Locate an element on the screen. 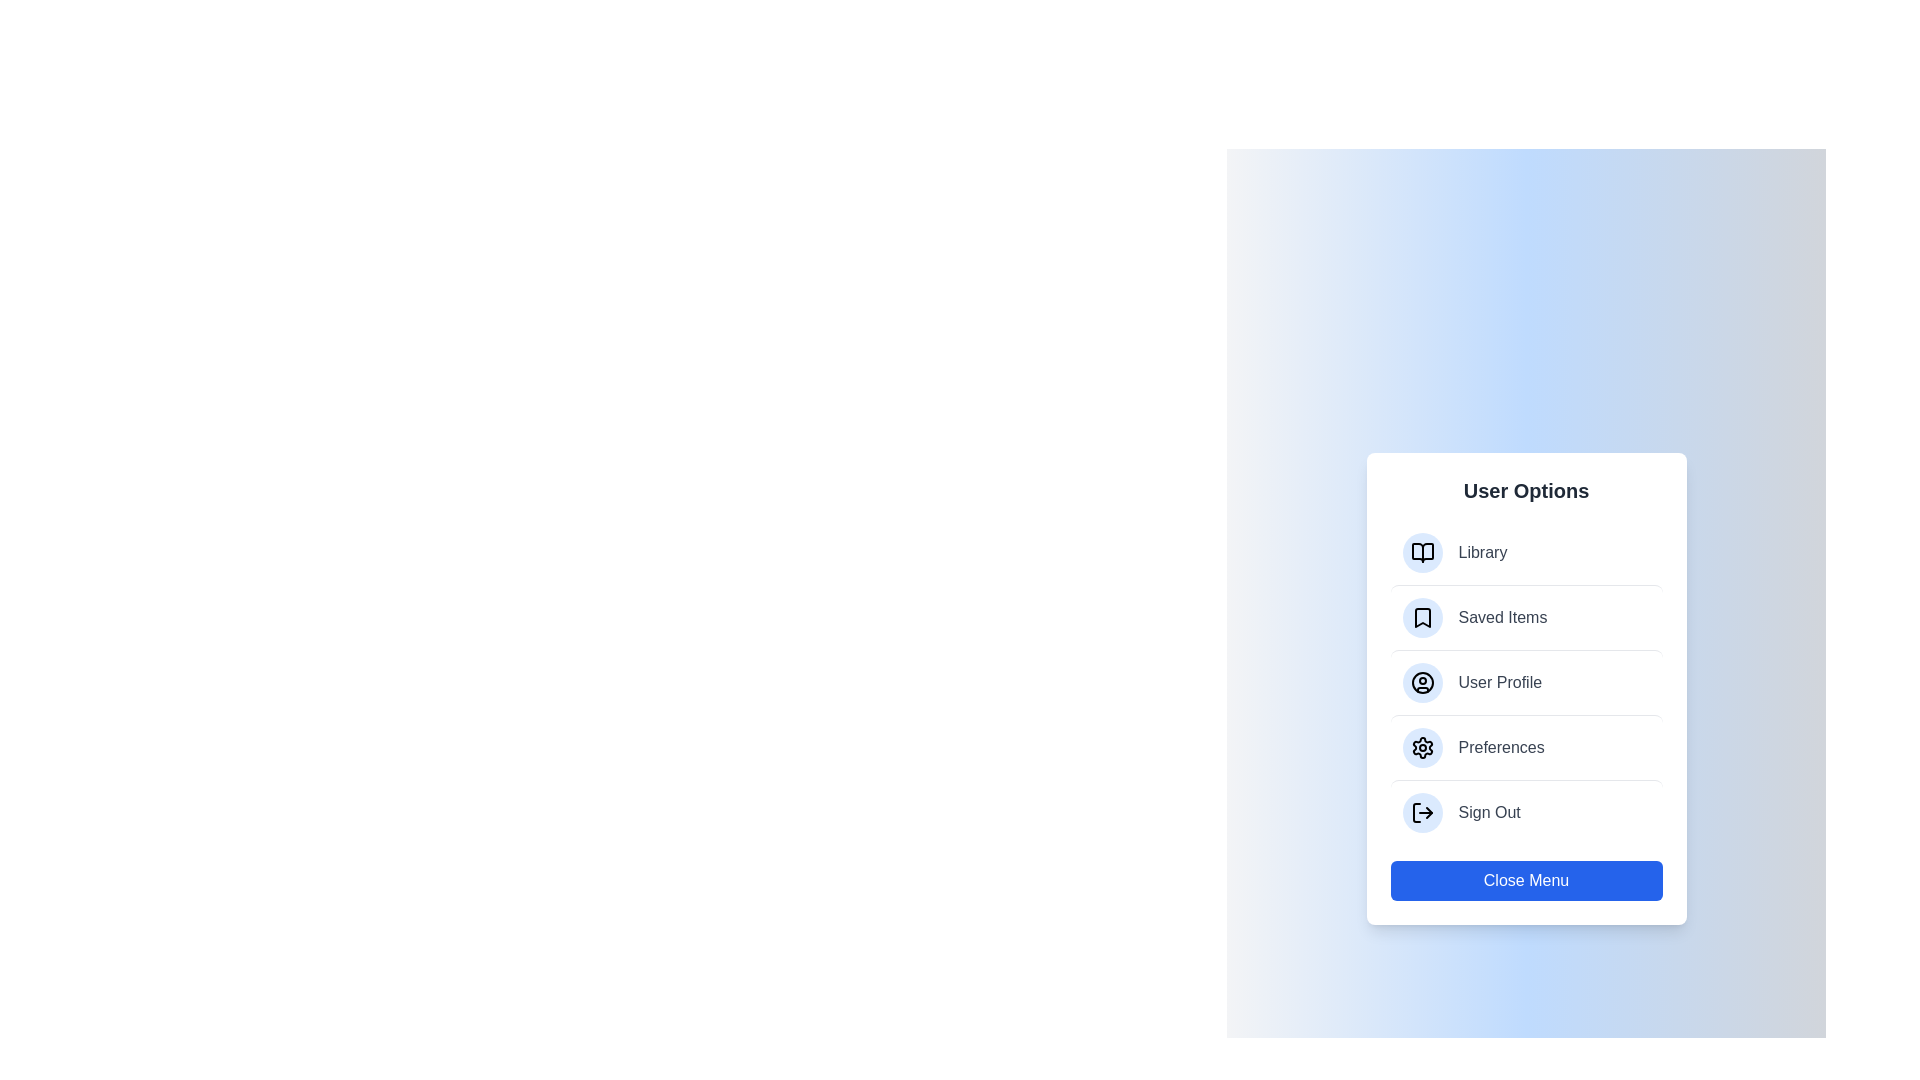 Image resolution: width=1920 pixels, height=1080 pixels. the menu item labeled Preferences is located at coordinates (1525, 747).